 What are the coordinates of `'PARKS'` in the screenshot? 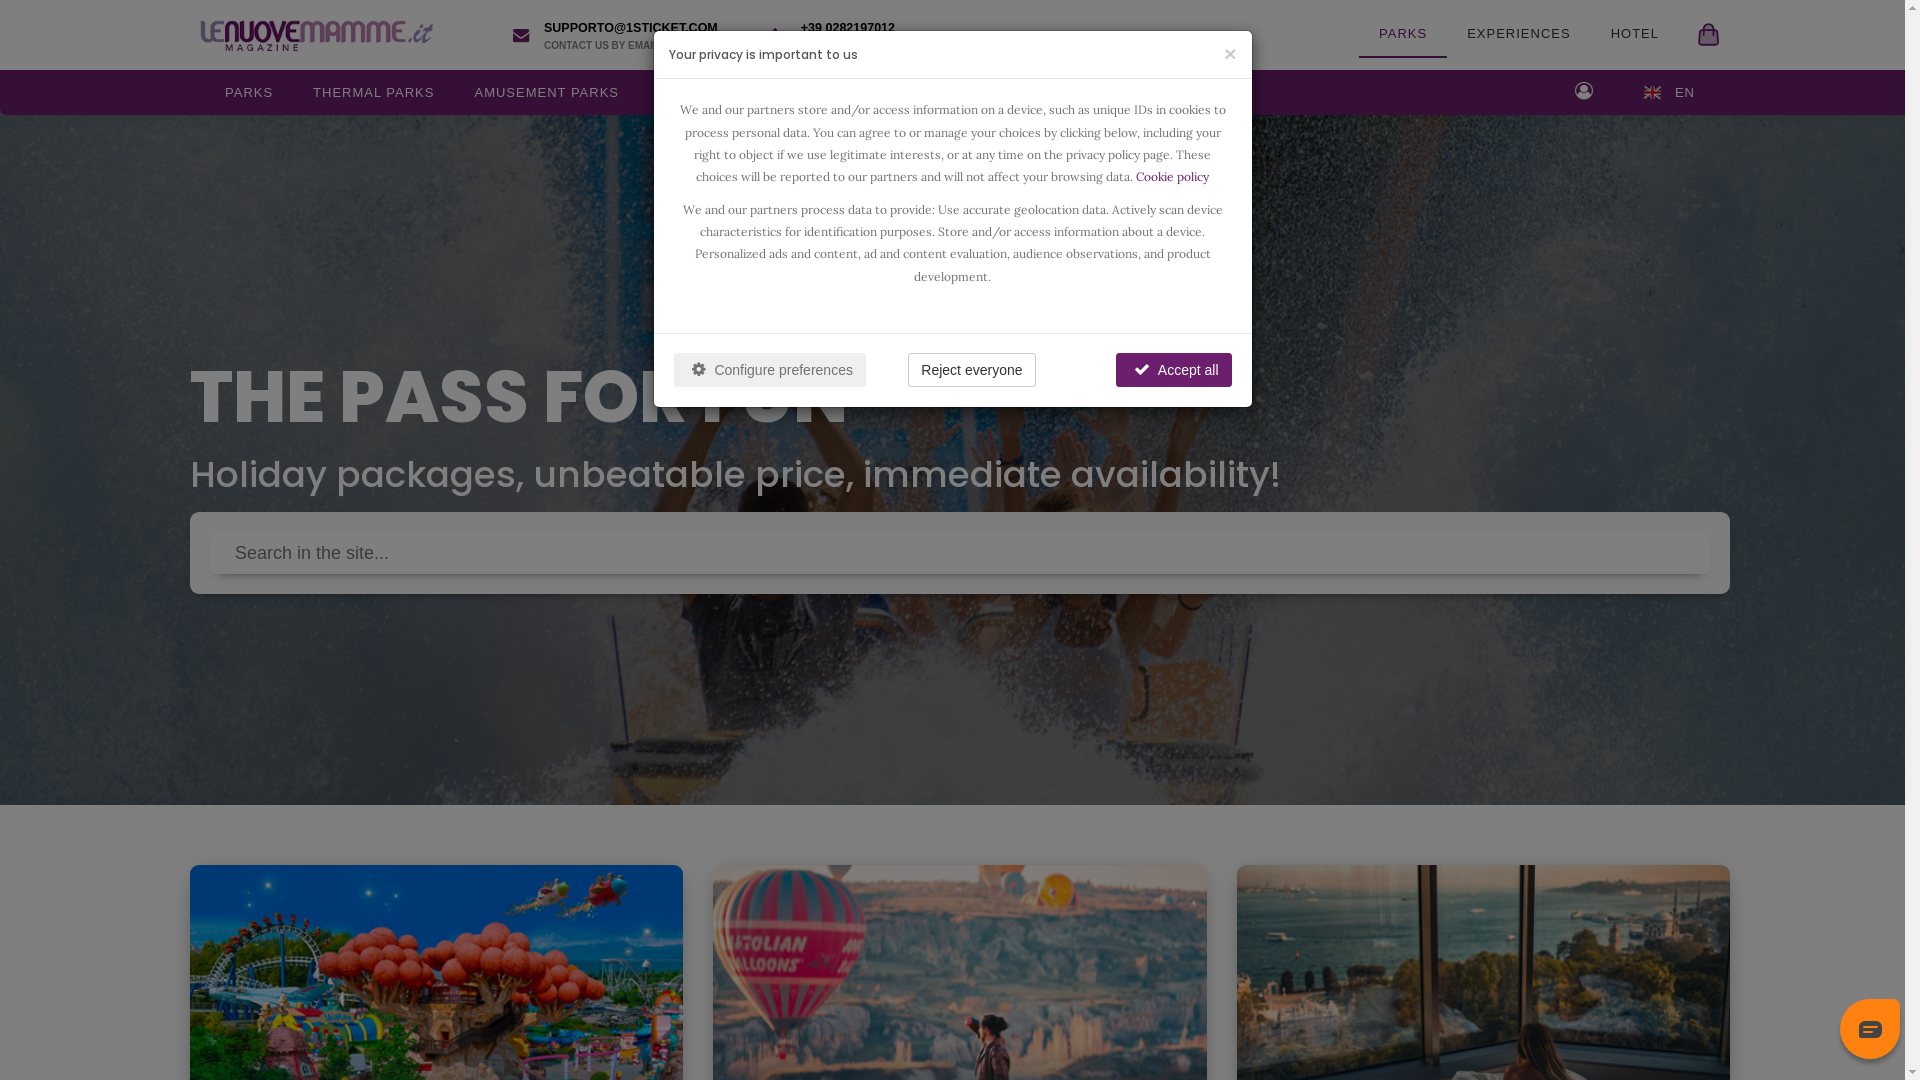 It's located at (1401, 34).